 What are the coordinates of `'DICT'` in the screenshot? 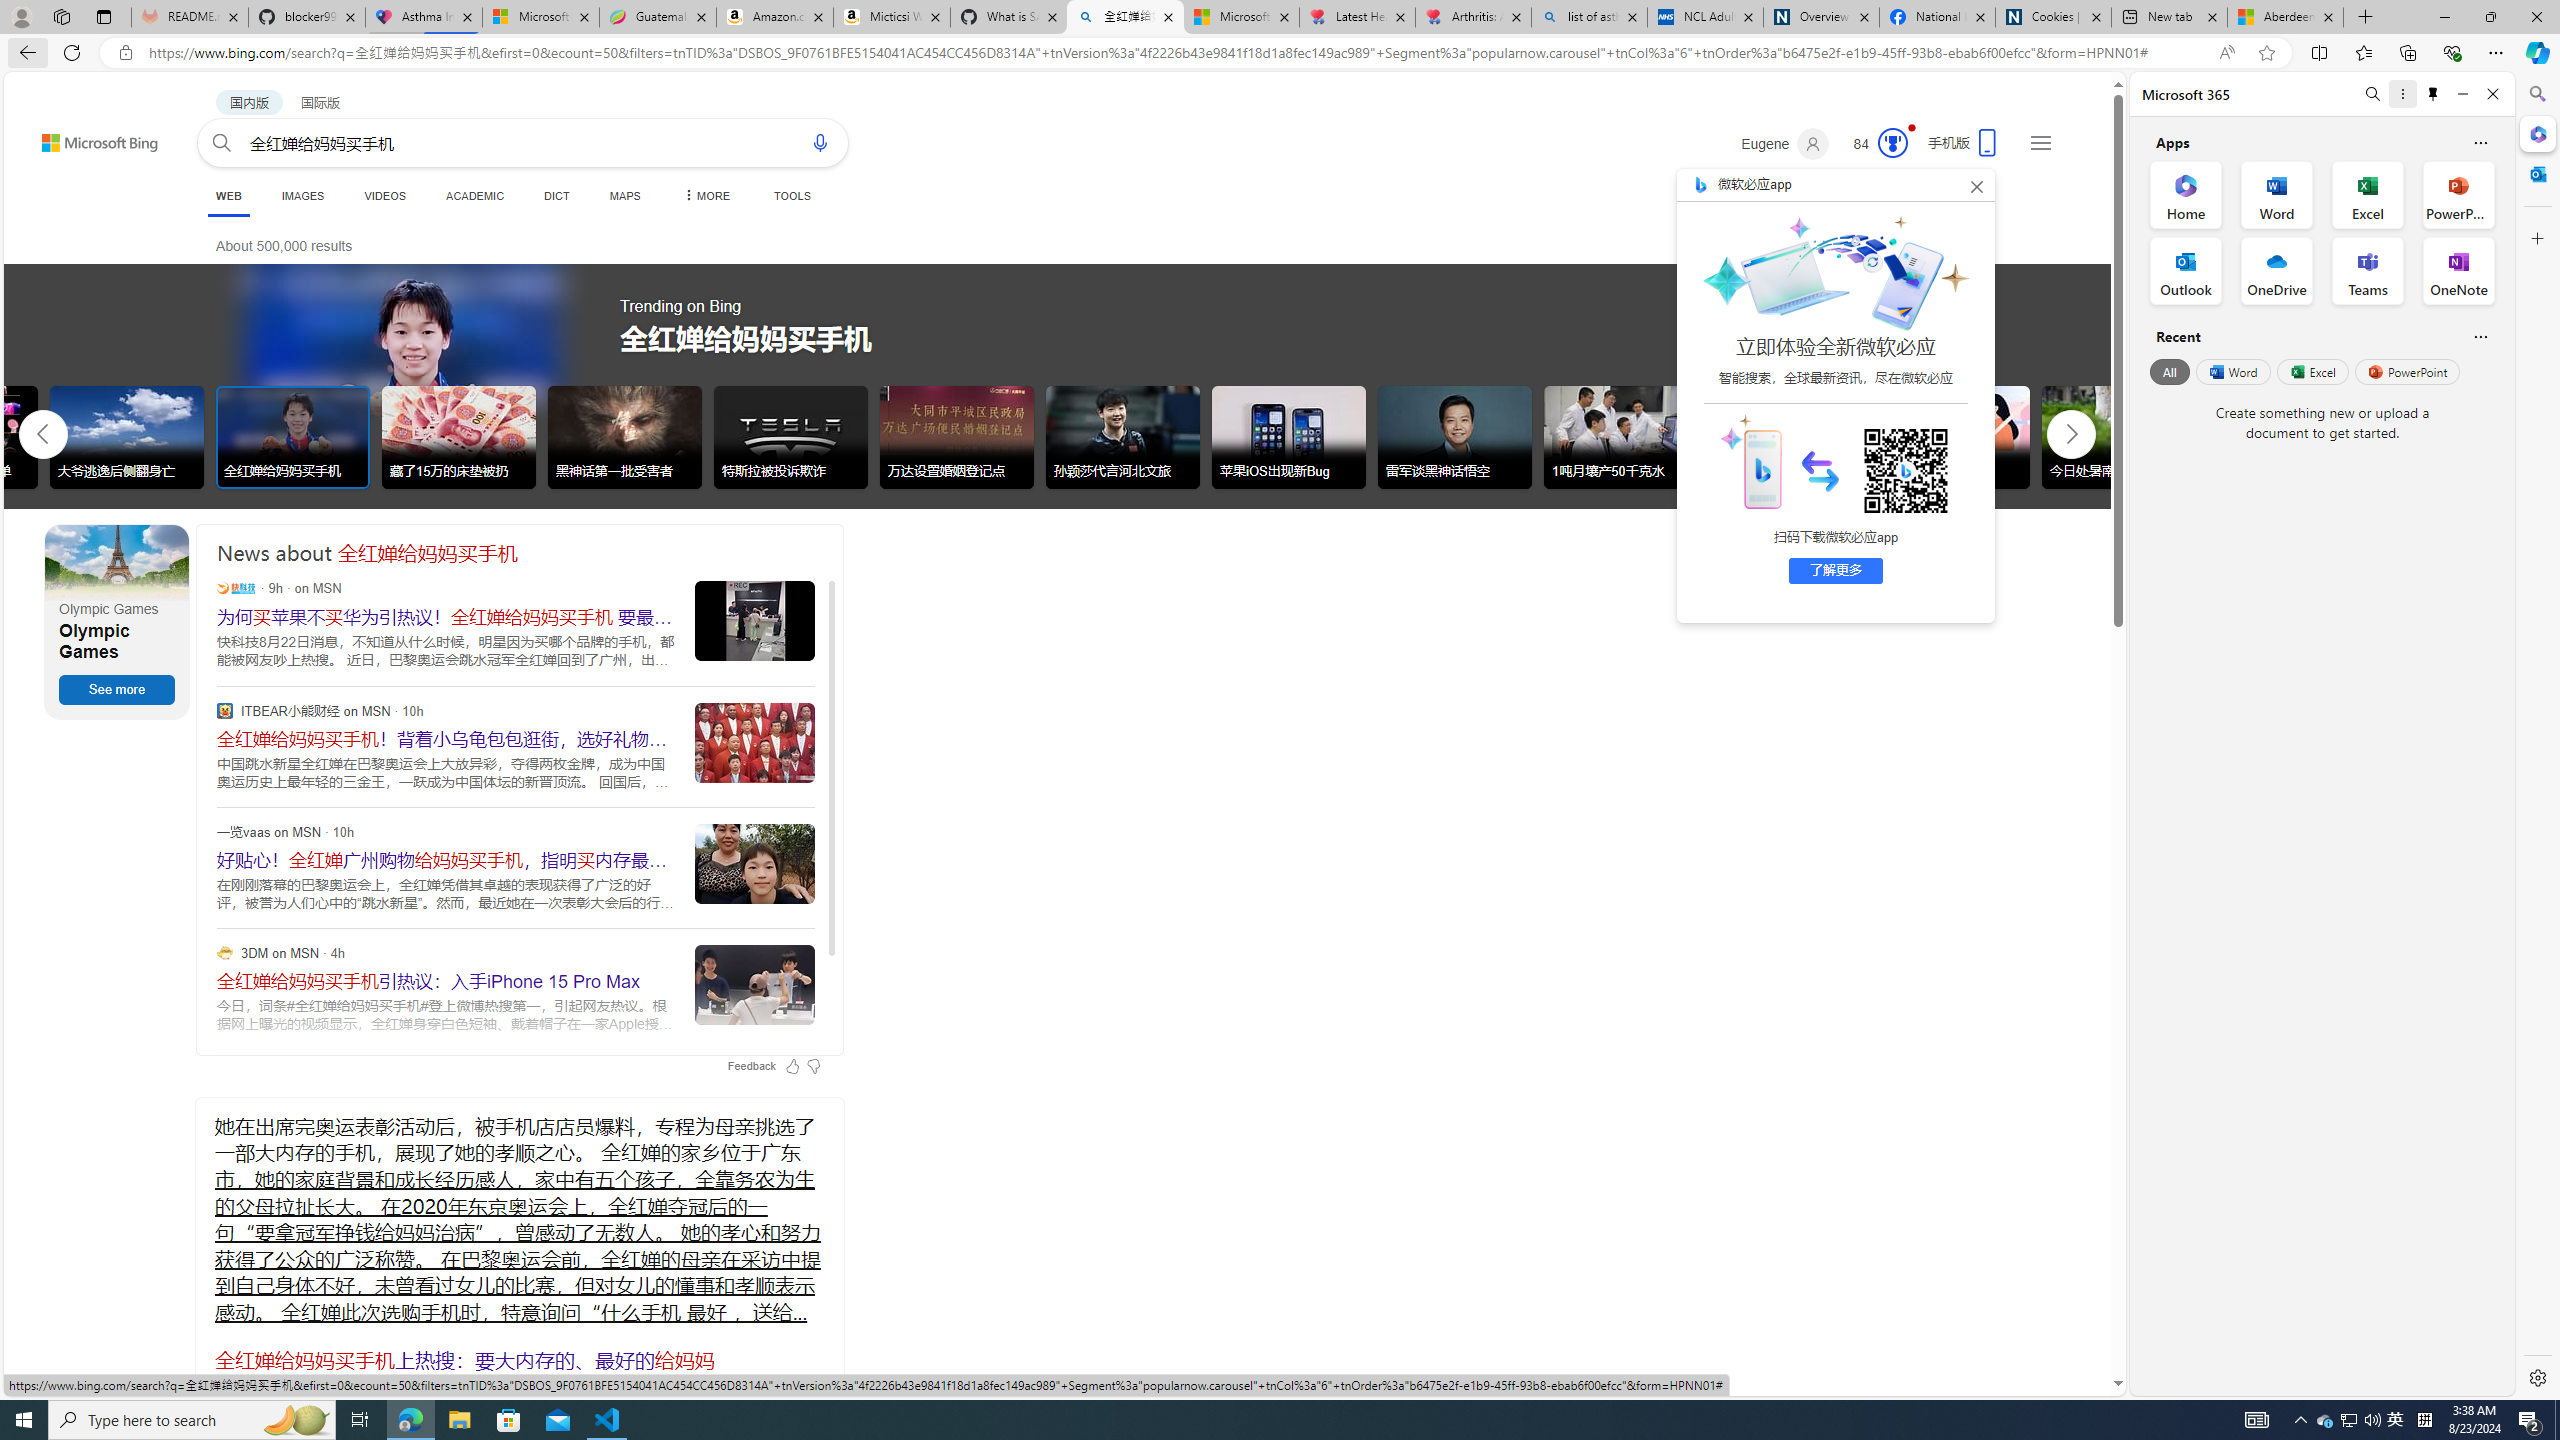 It's located at (555, 195).